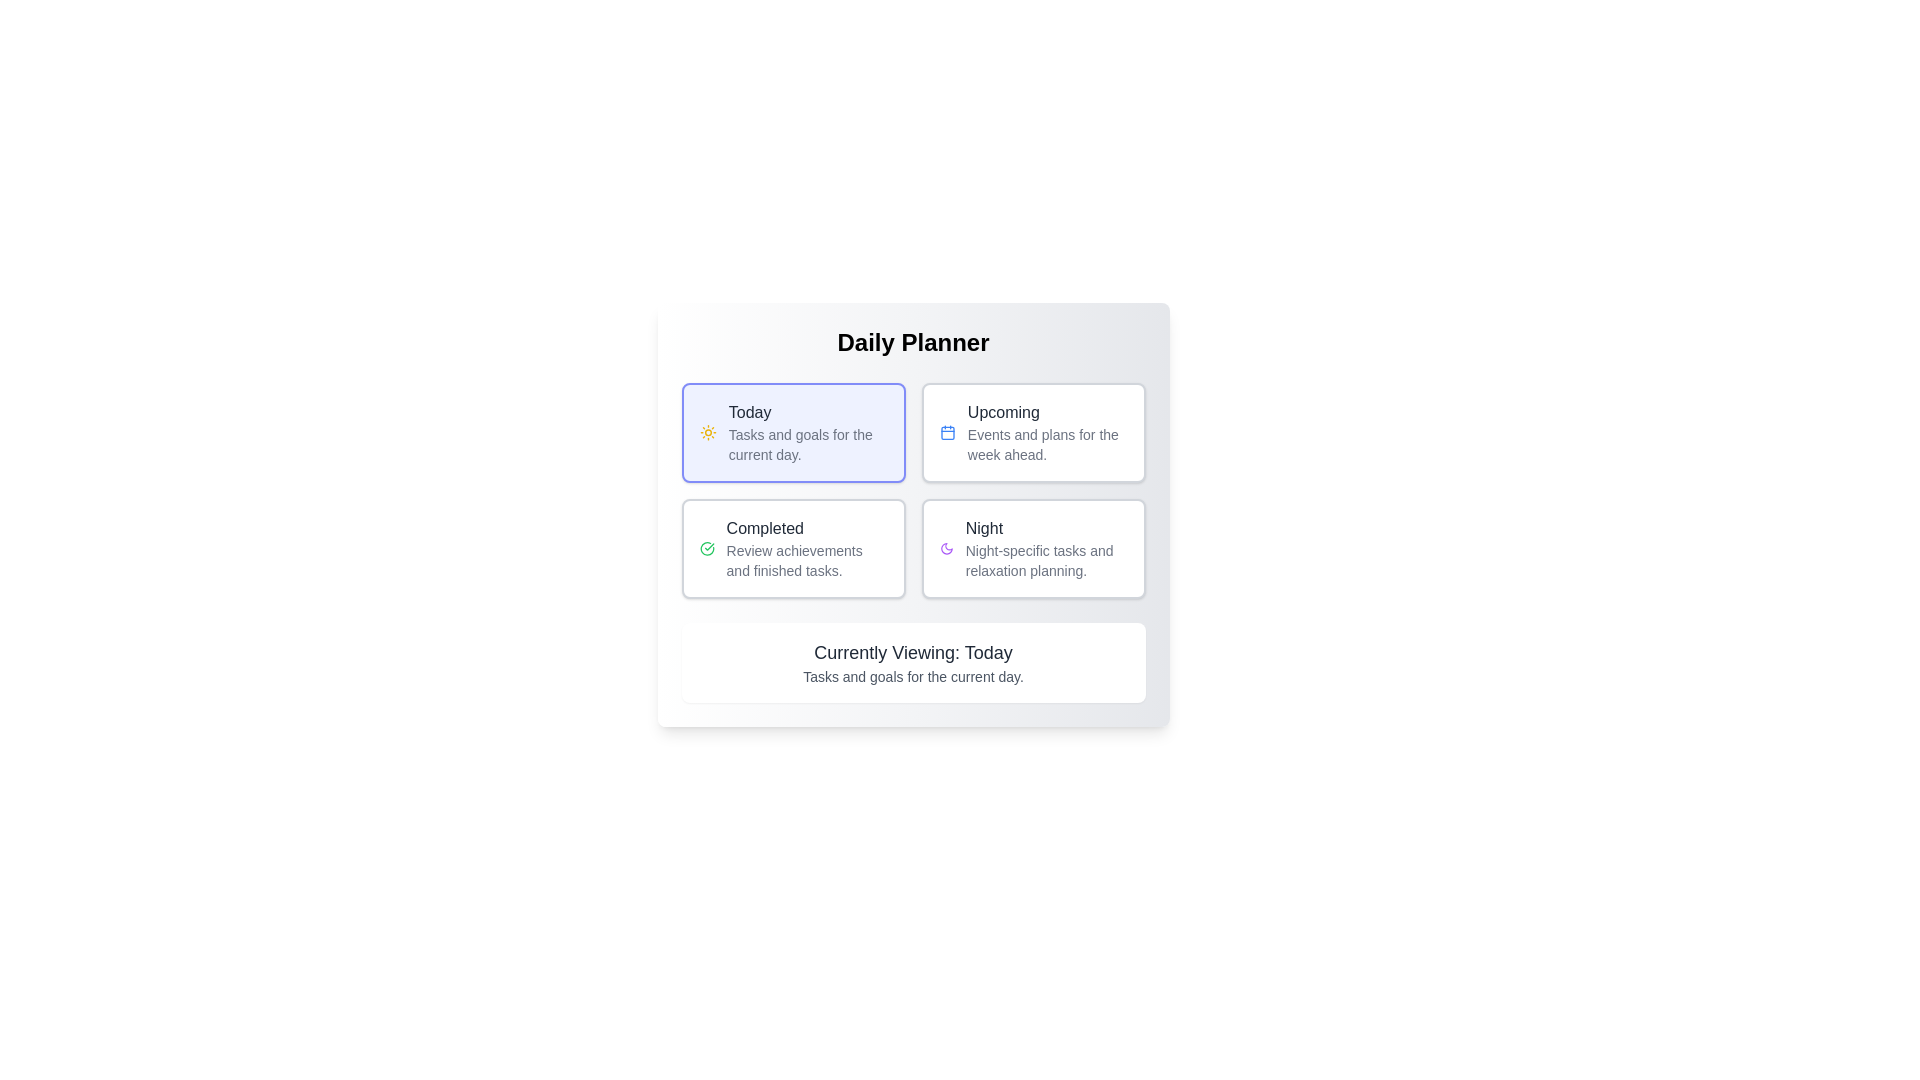  What do you see at coordinates (1045, 560) in the screenshot?
I see `the static text block that contains the description 'Night-specific tasks and relaxation planning.' located within the 'Night' card at the bottom-right corner of the main grid` at bounding box center [1045, 560].